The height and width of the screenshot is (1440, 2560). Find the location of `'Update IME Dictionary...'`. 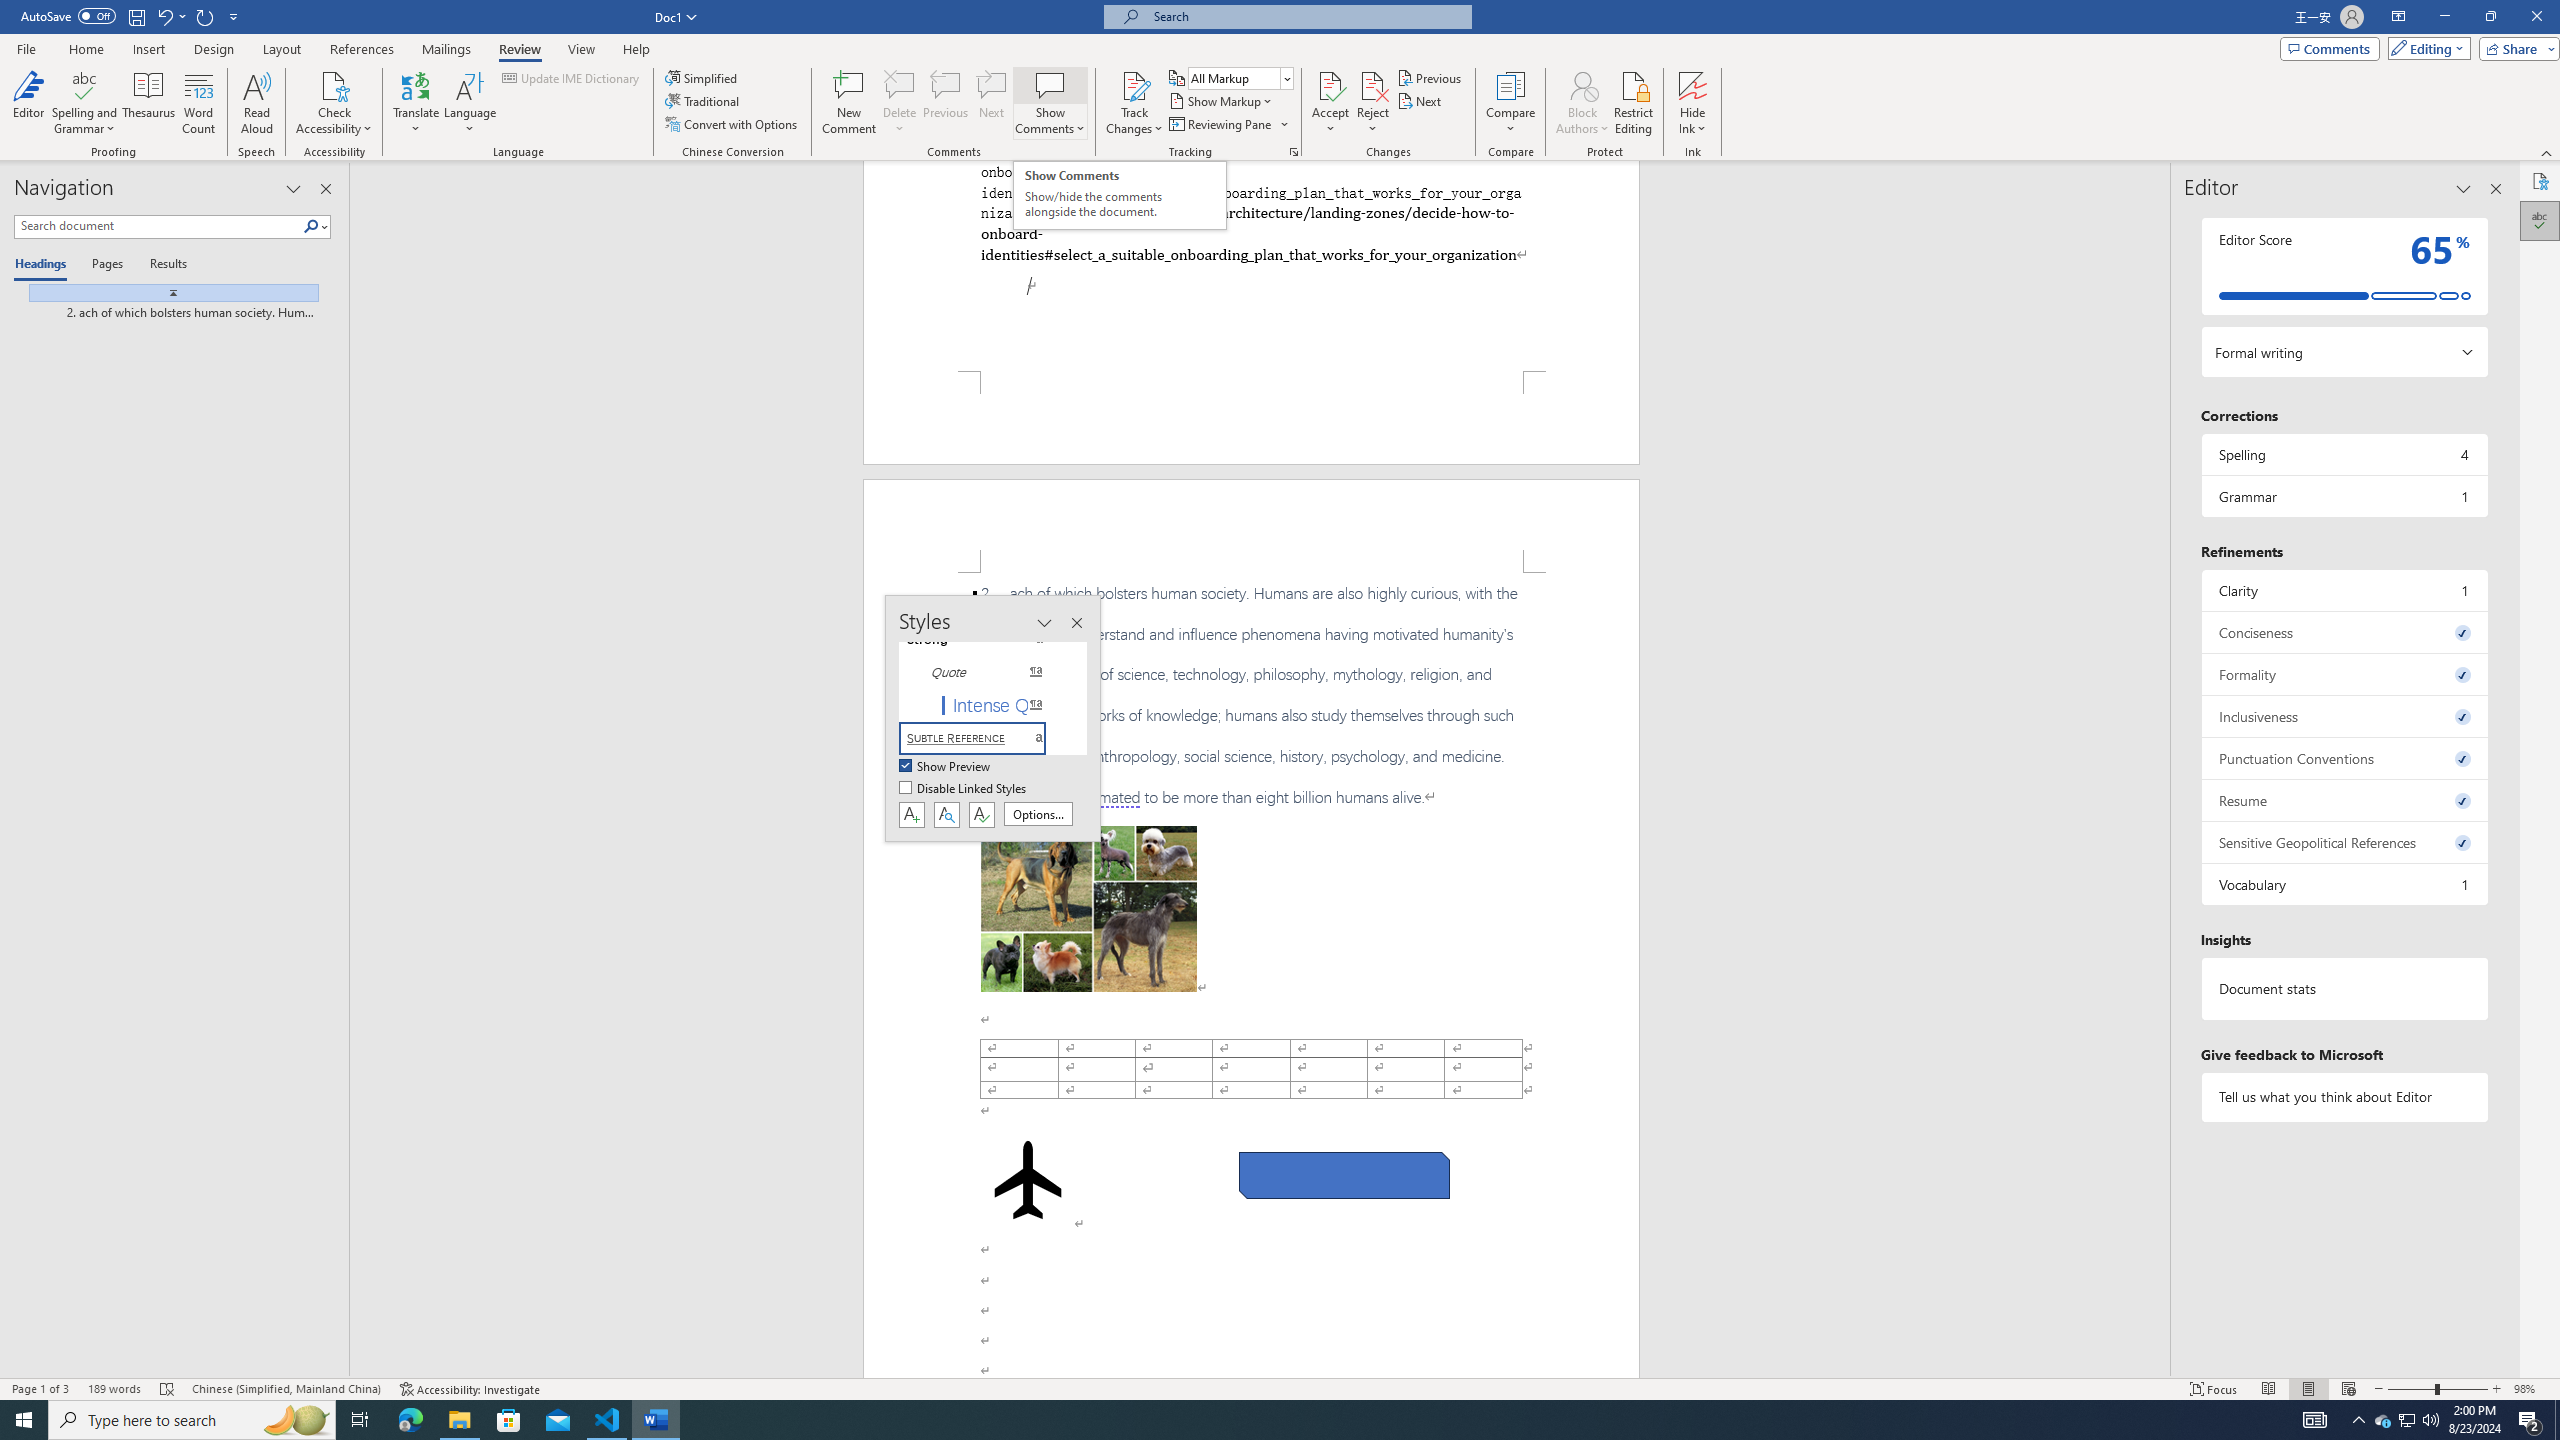

'Update IME Dictionary...' is located at coordinates (571, 77).